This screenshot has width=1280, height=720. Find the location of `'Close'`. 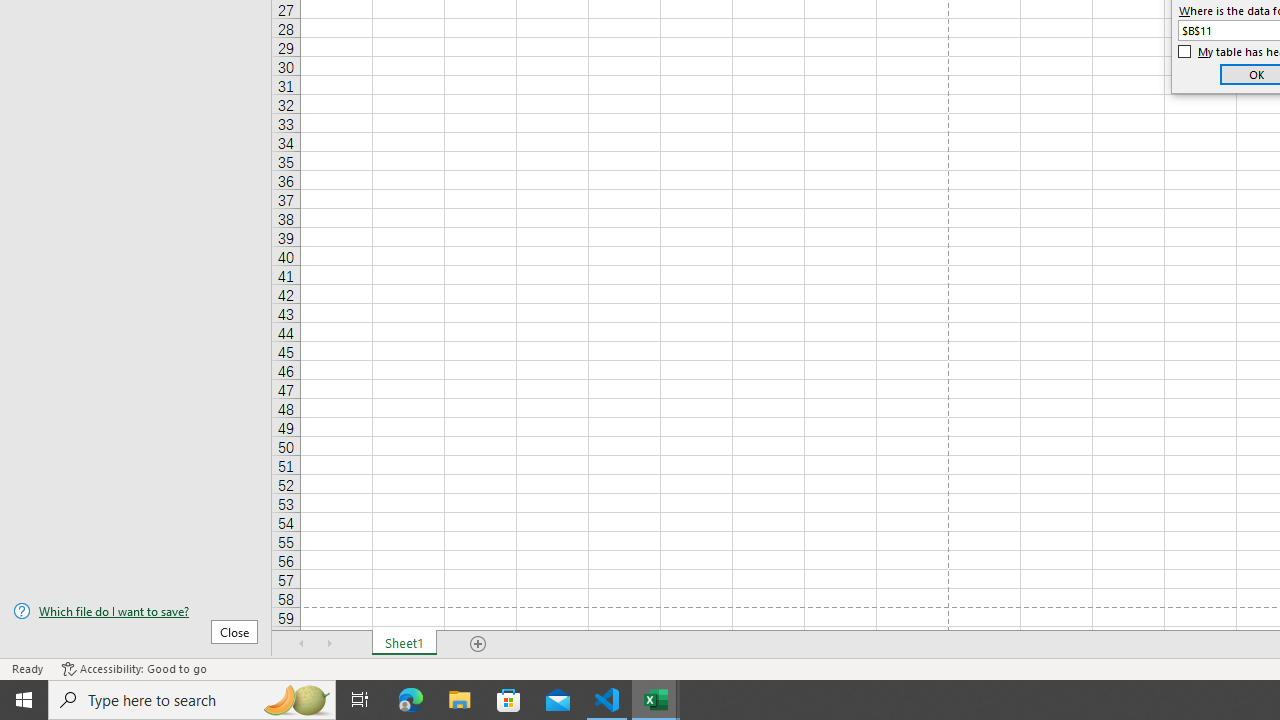

'Close' is located at coordinates (234, 631).